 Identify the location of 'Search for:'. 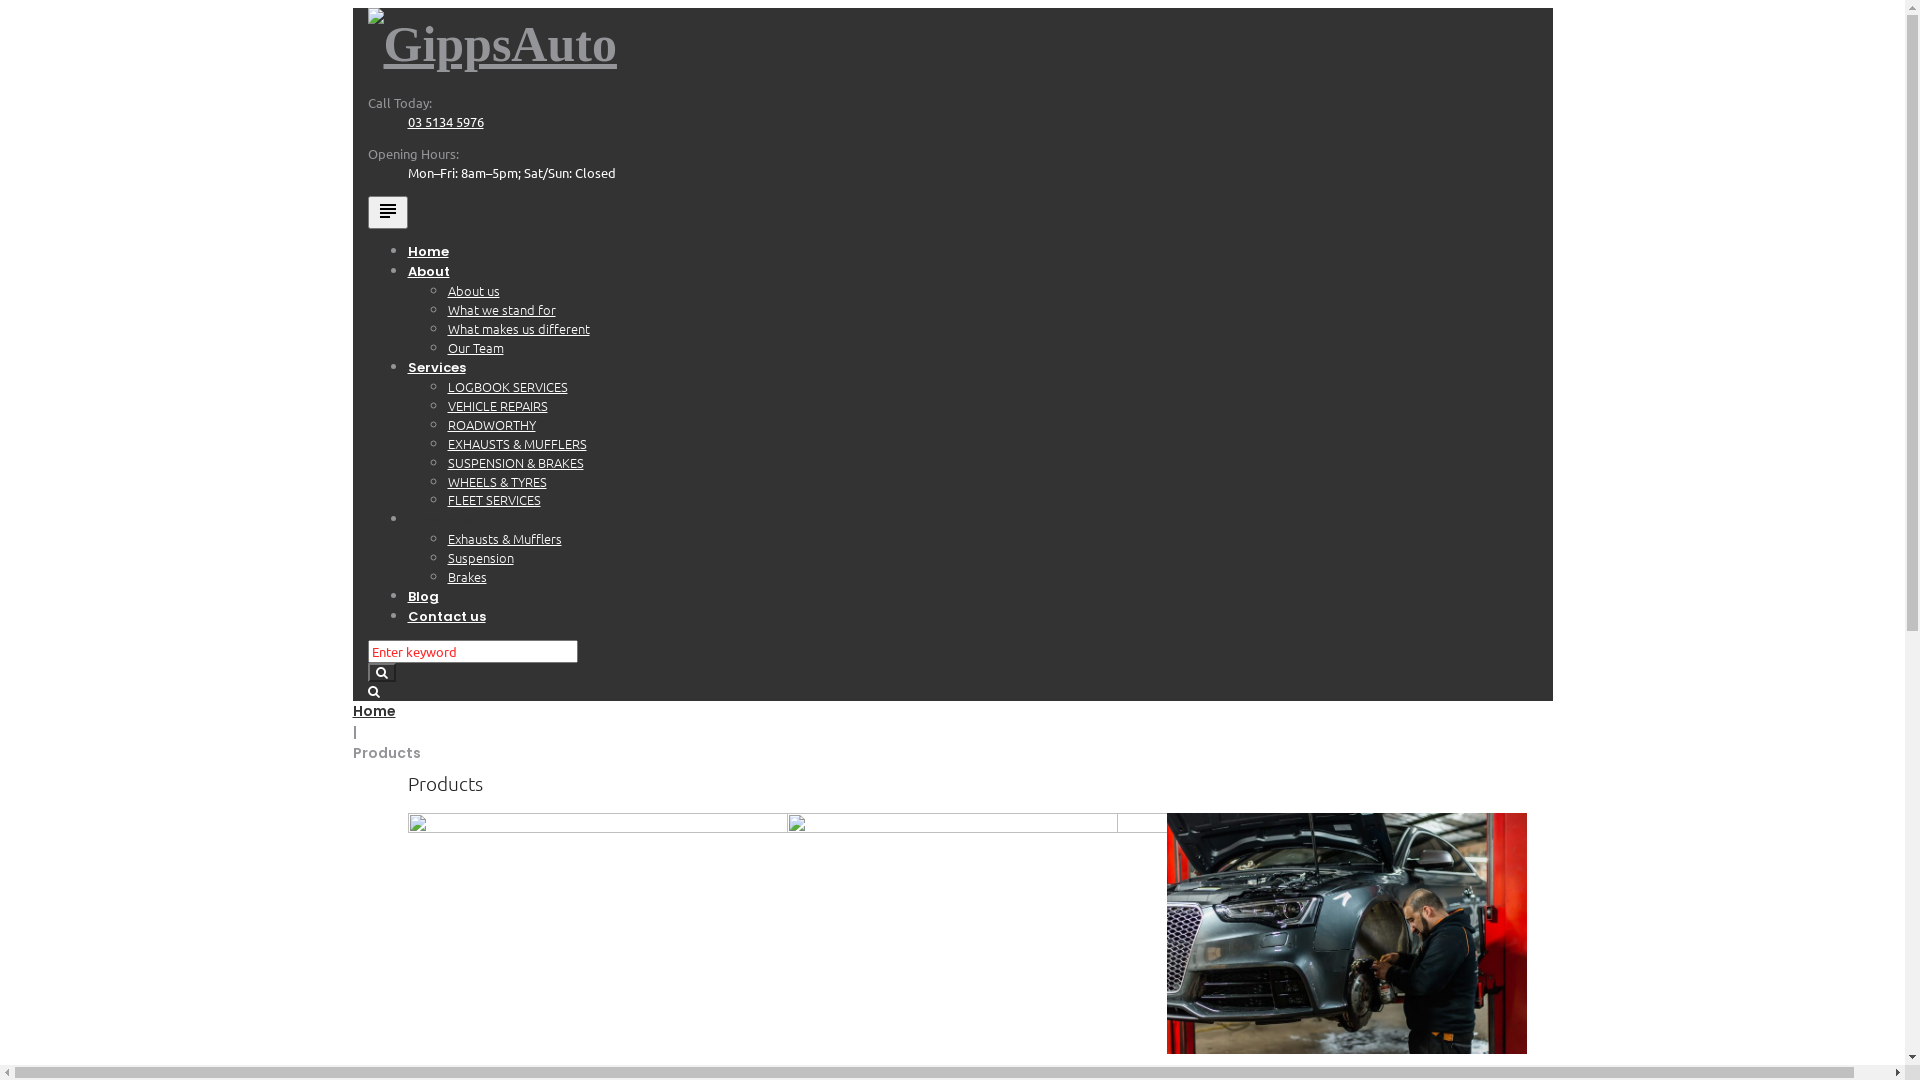
(368, 651).